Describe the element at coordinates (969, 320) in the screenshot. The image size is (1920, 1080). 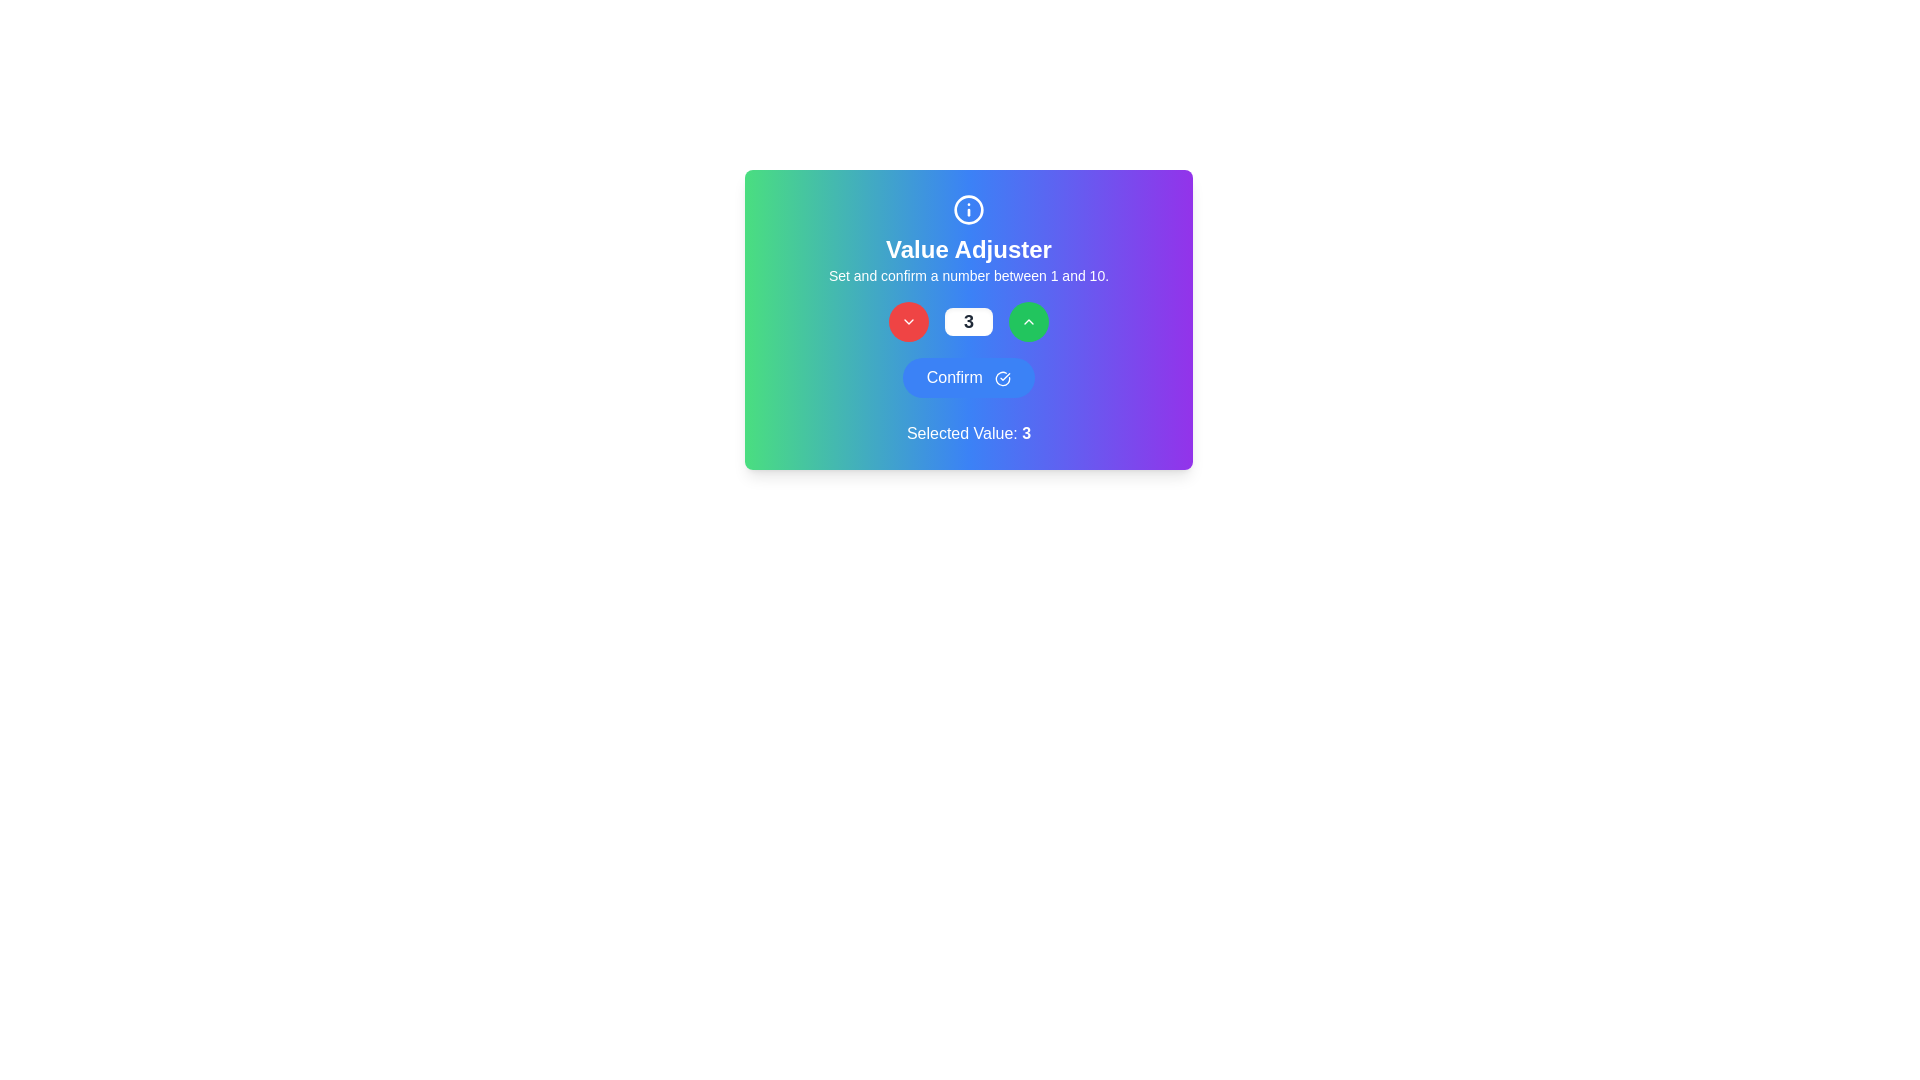
I see `the numeric value input field which is centrally located between a red down arrow button and a green up arrow button` at that location.